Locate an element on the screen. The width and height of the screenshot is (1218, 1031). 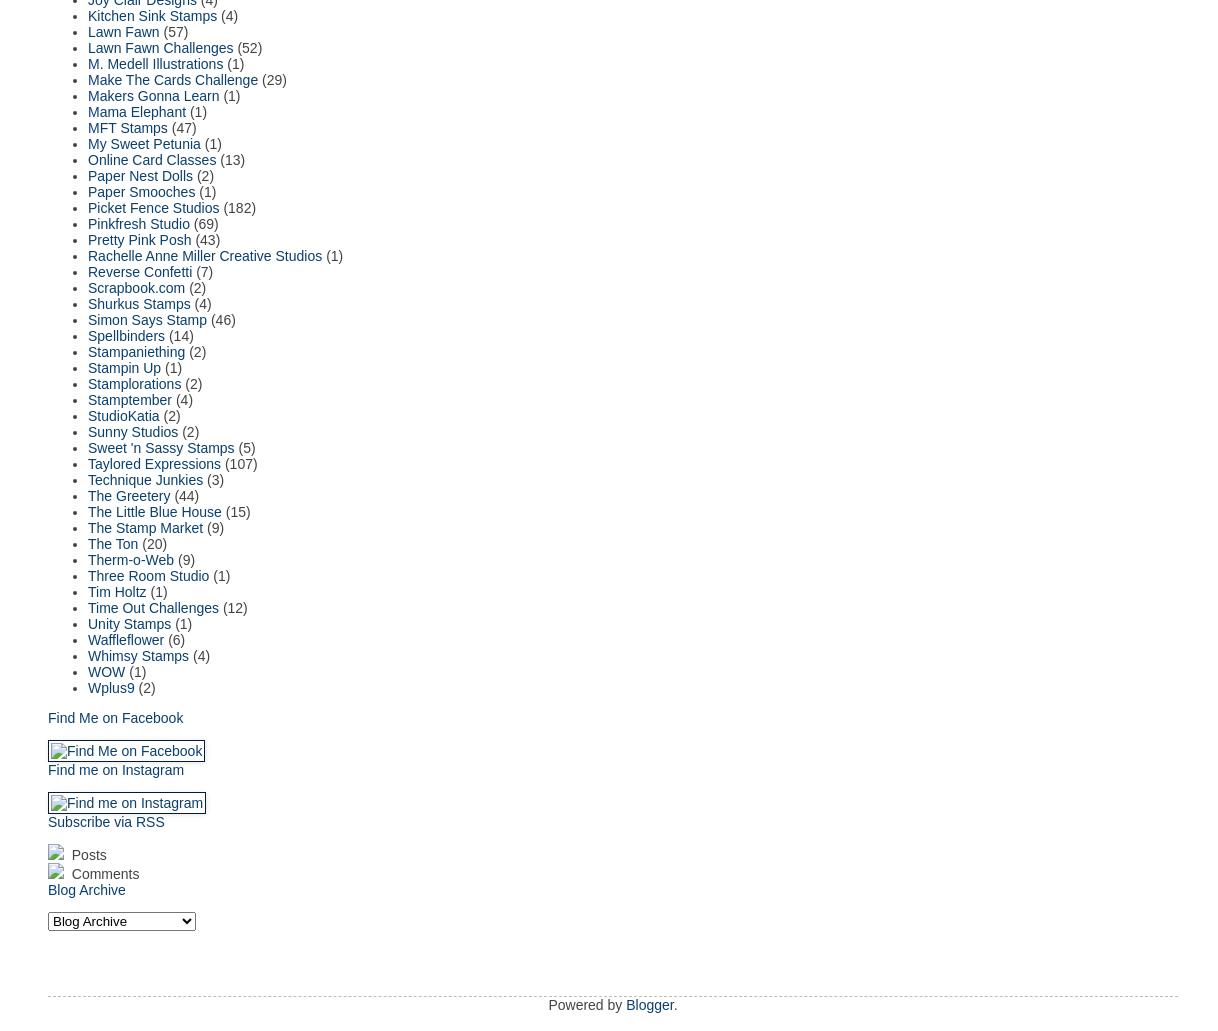
'The Ton' is located at coordinates (113, 542).